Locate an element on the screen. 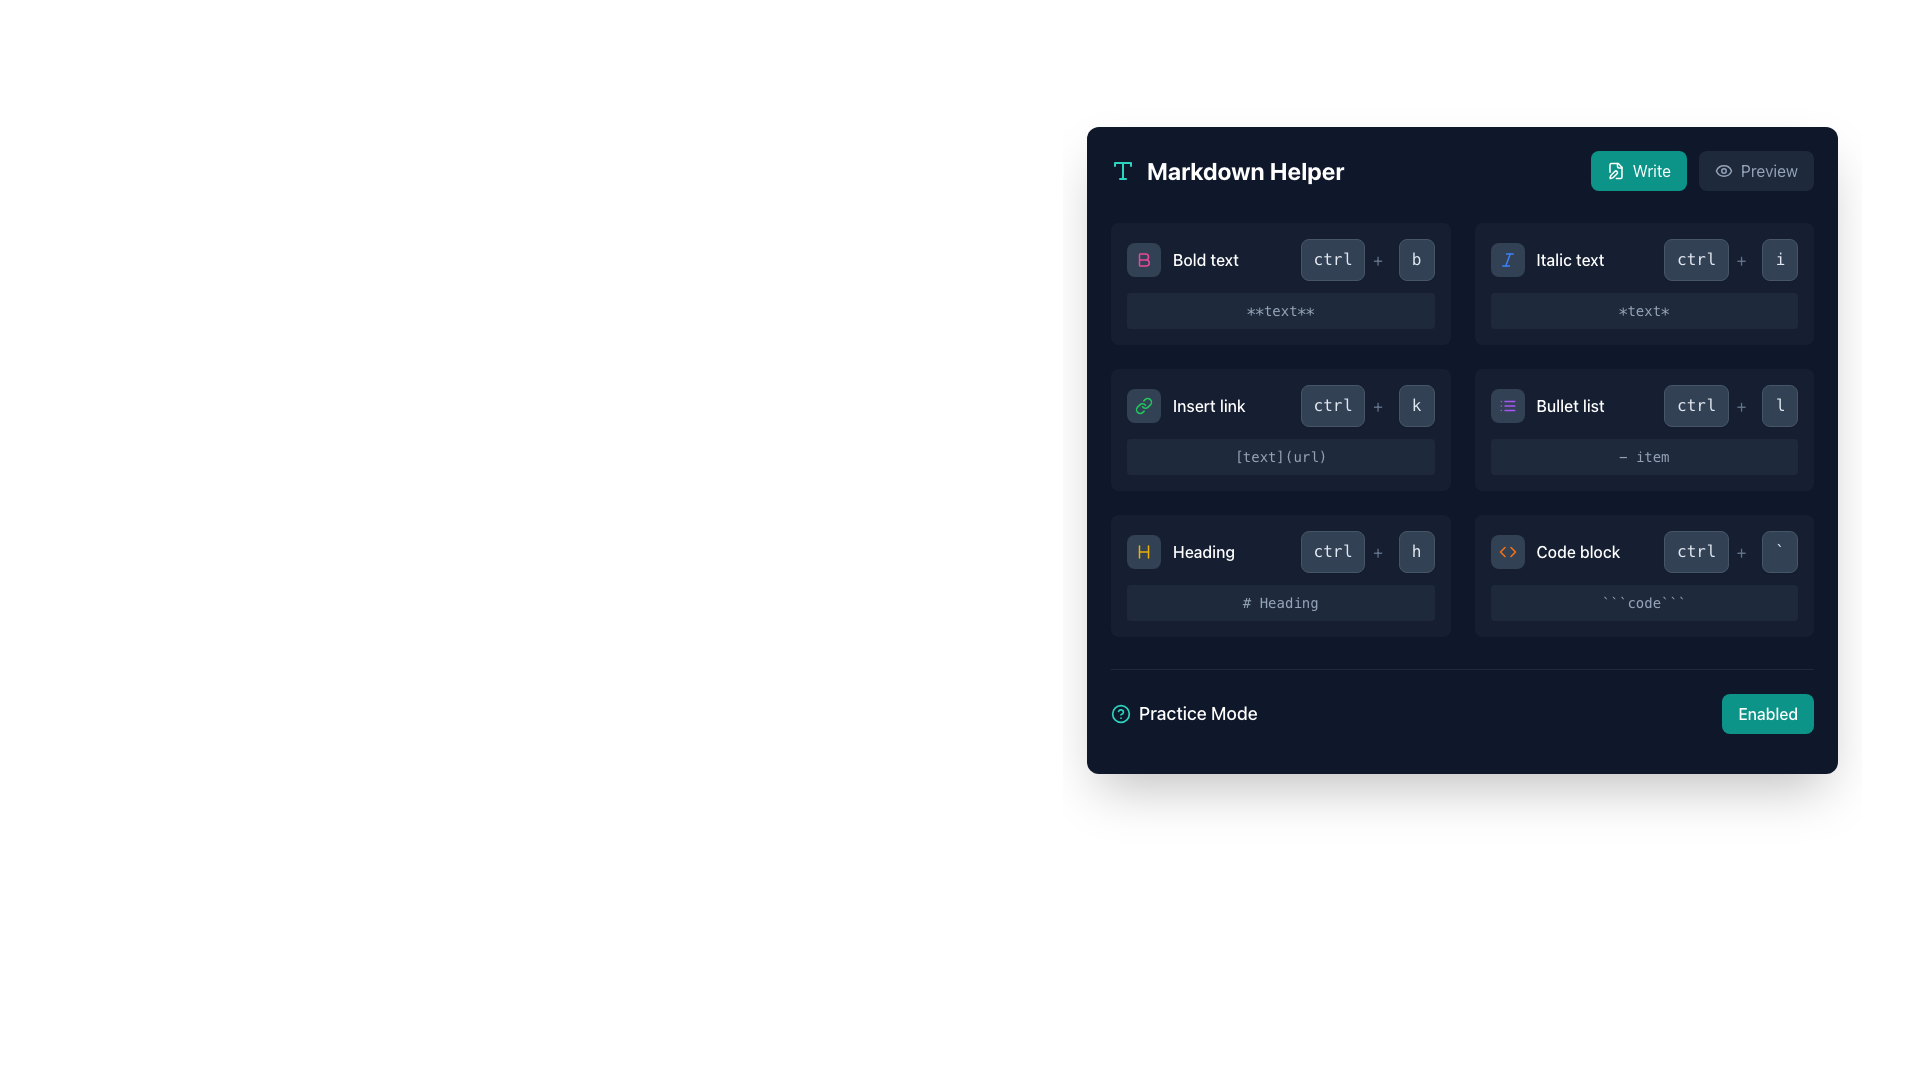 The width and height of the screenshot is (1920, 1080). the 'Ctrl' key label in the keyboard shortcut indicator located in the lower-right section of the Markdown Helper interface is located at coordinates (1332, 551).